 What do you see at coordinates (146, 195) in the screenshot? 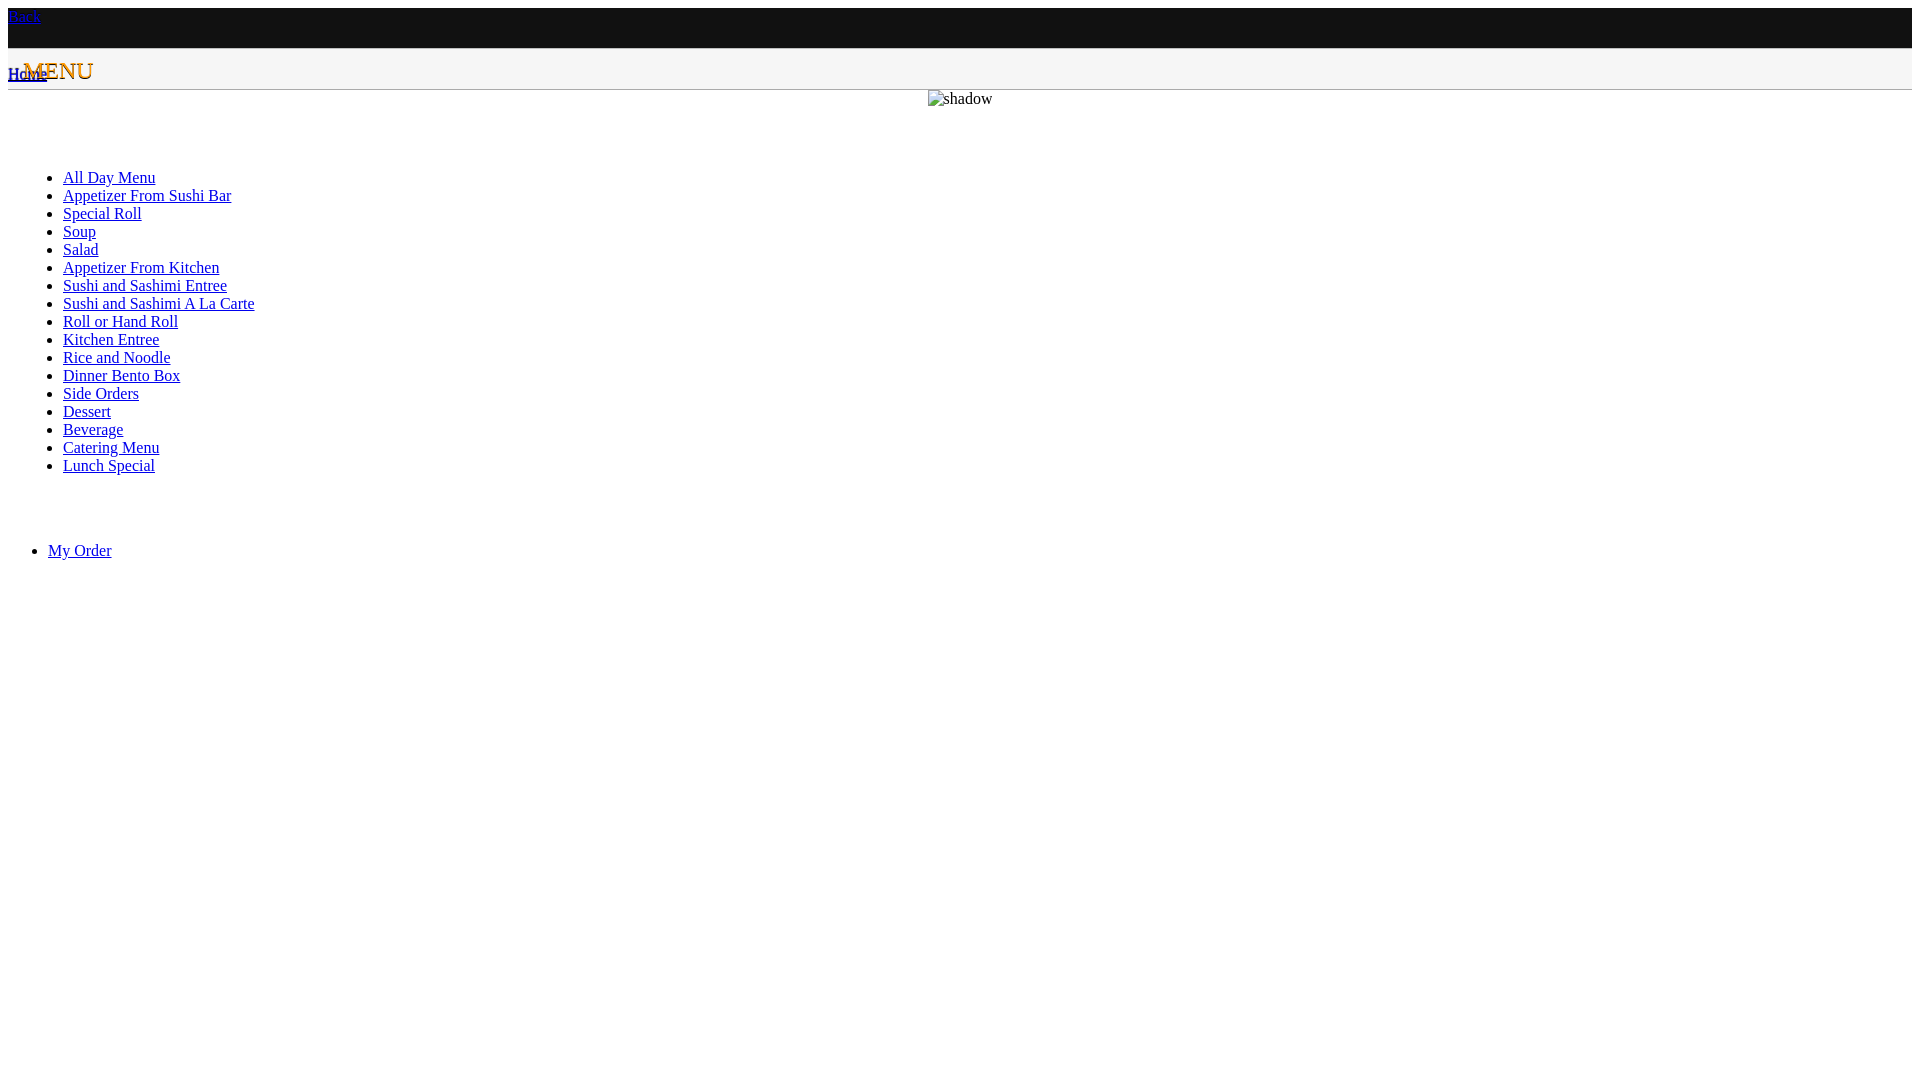
I see `'Appetizer From Sushi Bar'` at bounding box center [146, 195].